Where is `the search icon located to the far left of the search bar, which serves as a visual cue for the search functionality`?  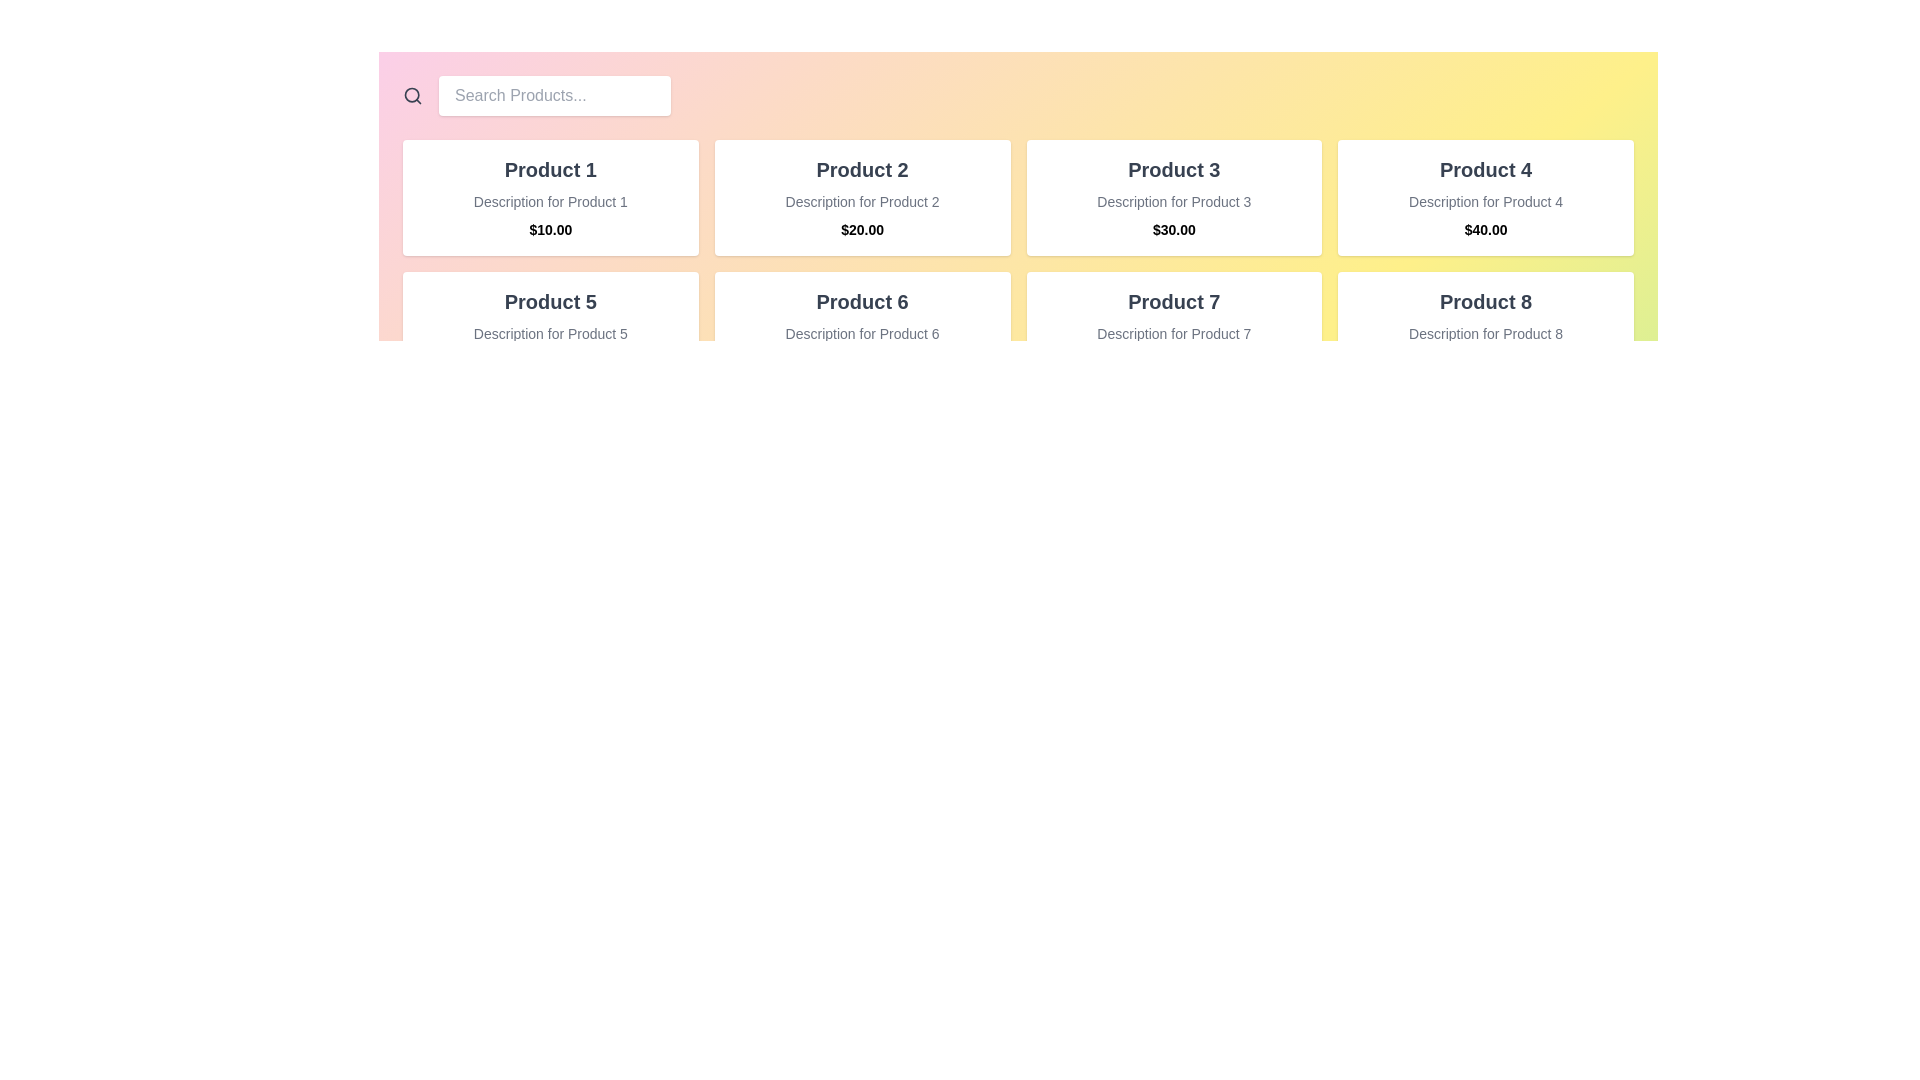
the search icon located to the far left of the search bar, which serves as a visual cue for the search functionality is located at coordinates (411, 96).